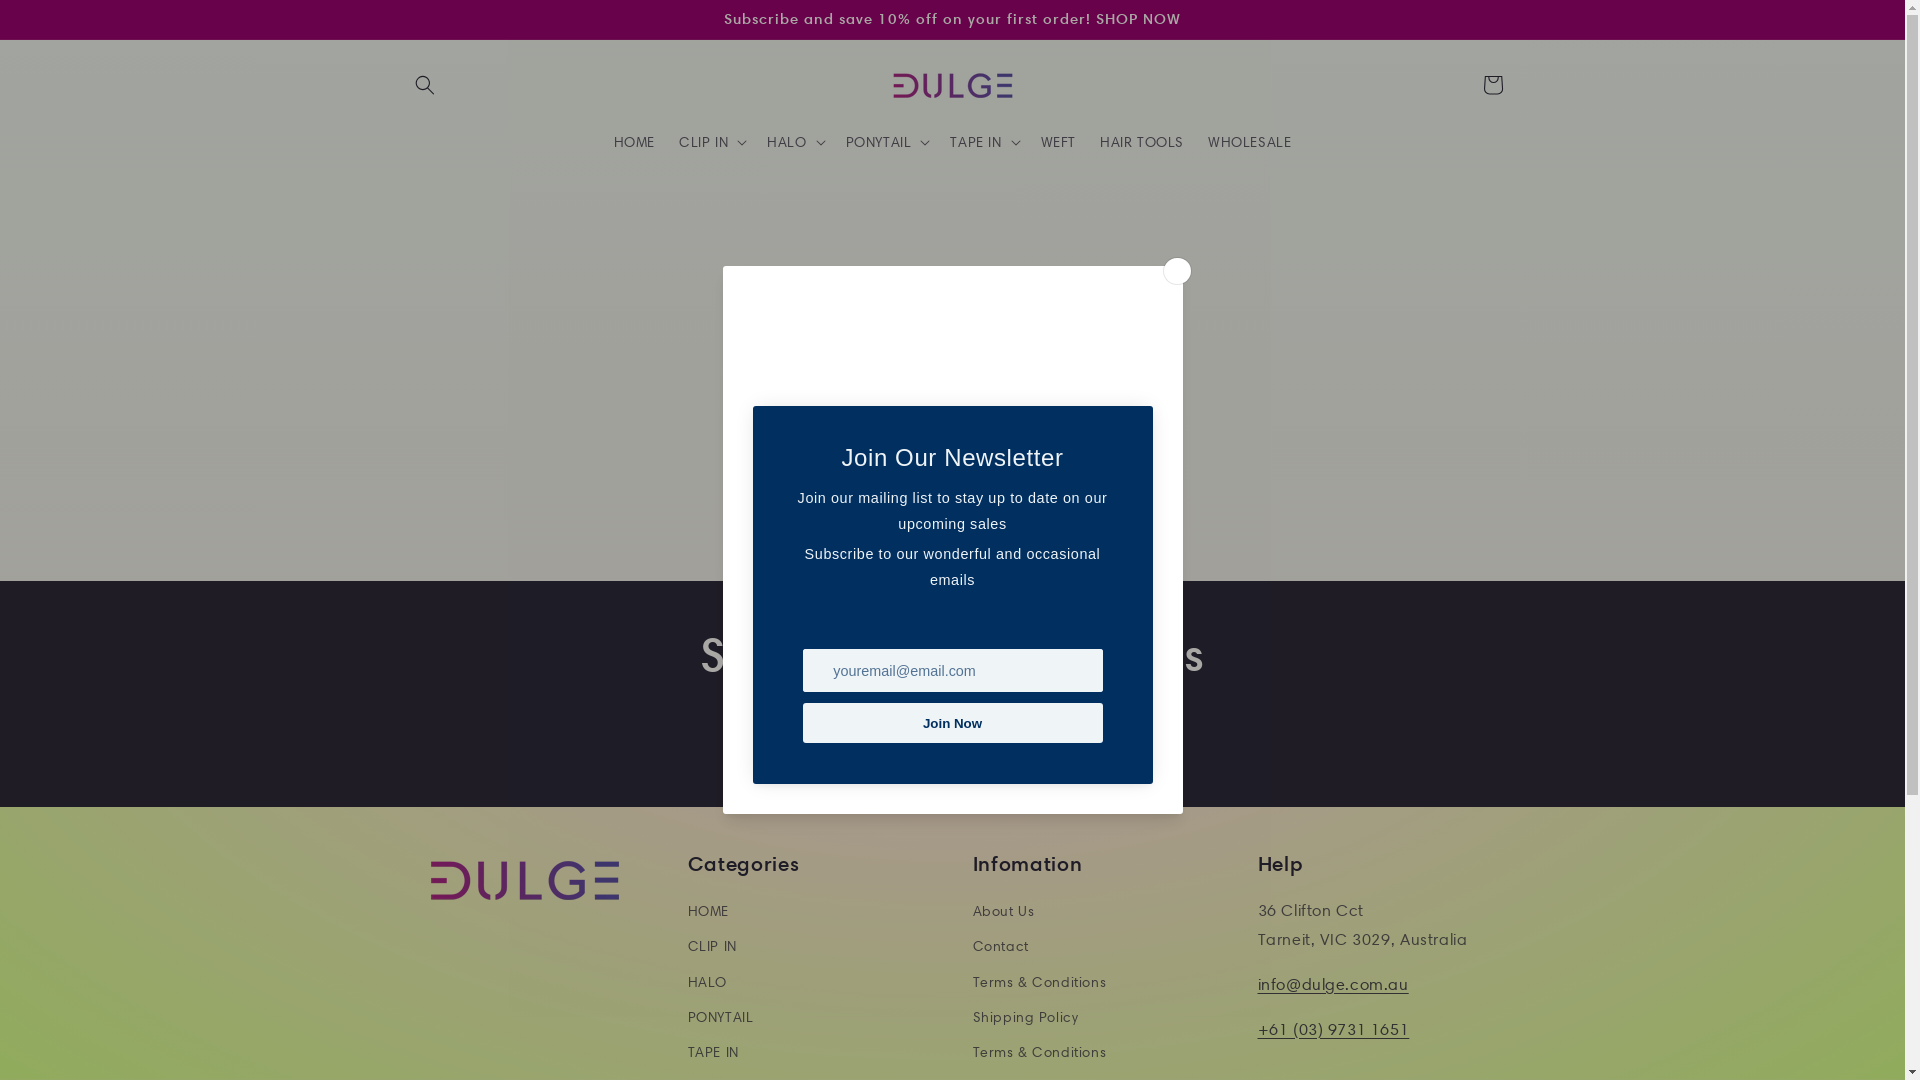 The image size is (1920, 1080). I want to click on 'Cart', so click(1492, 83).